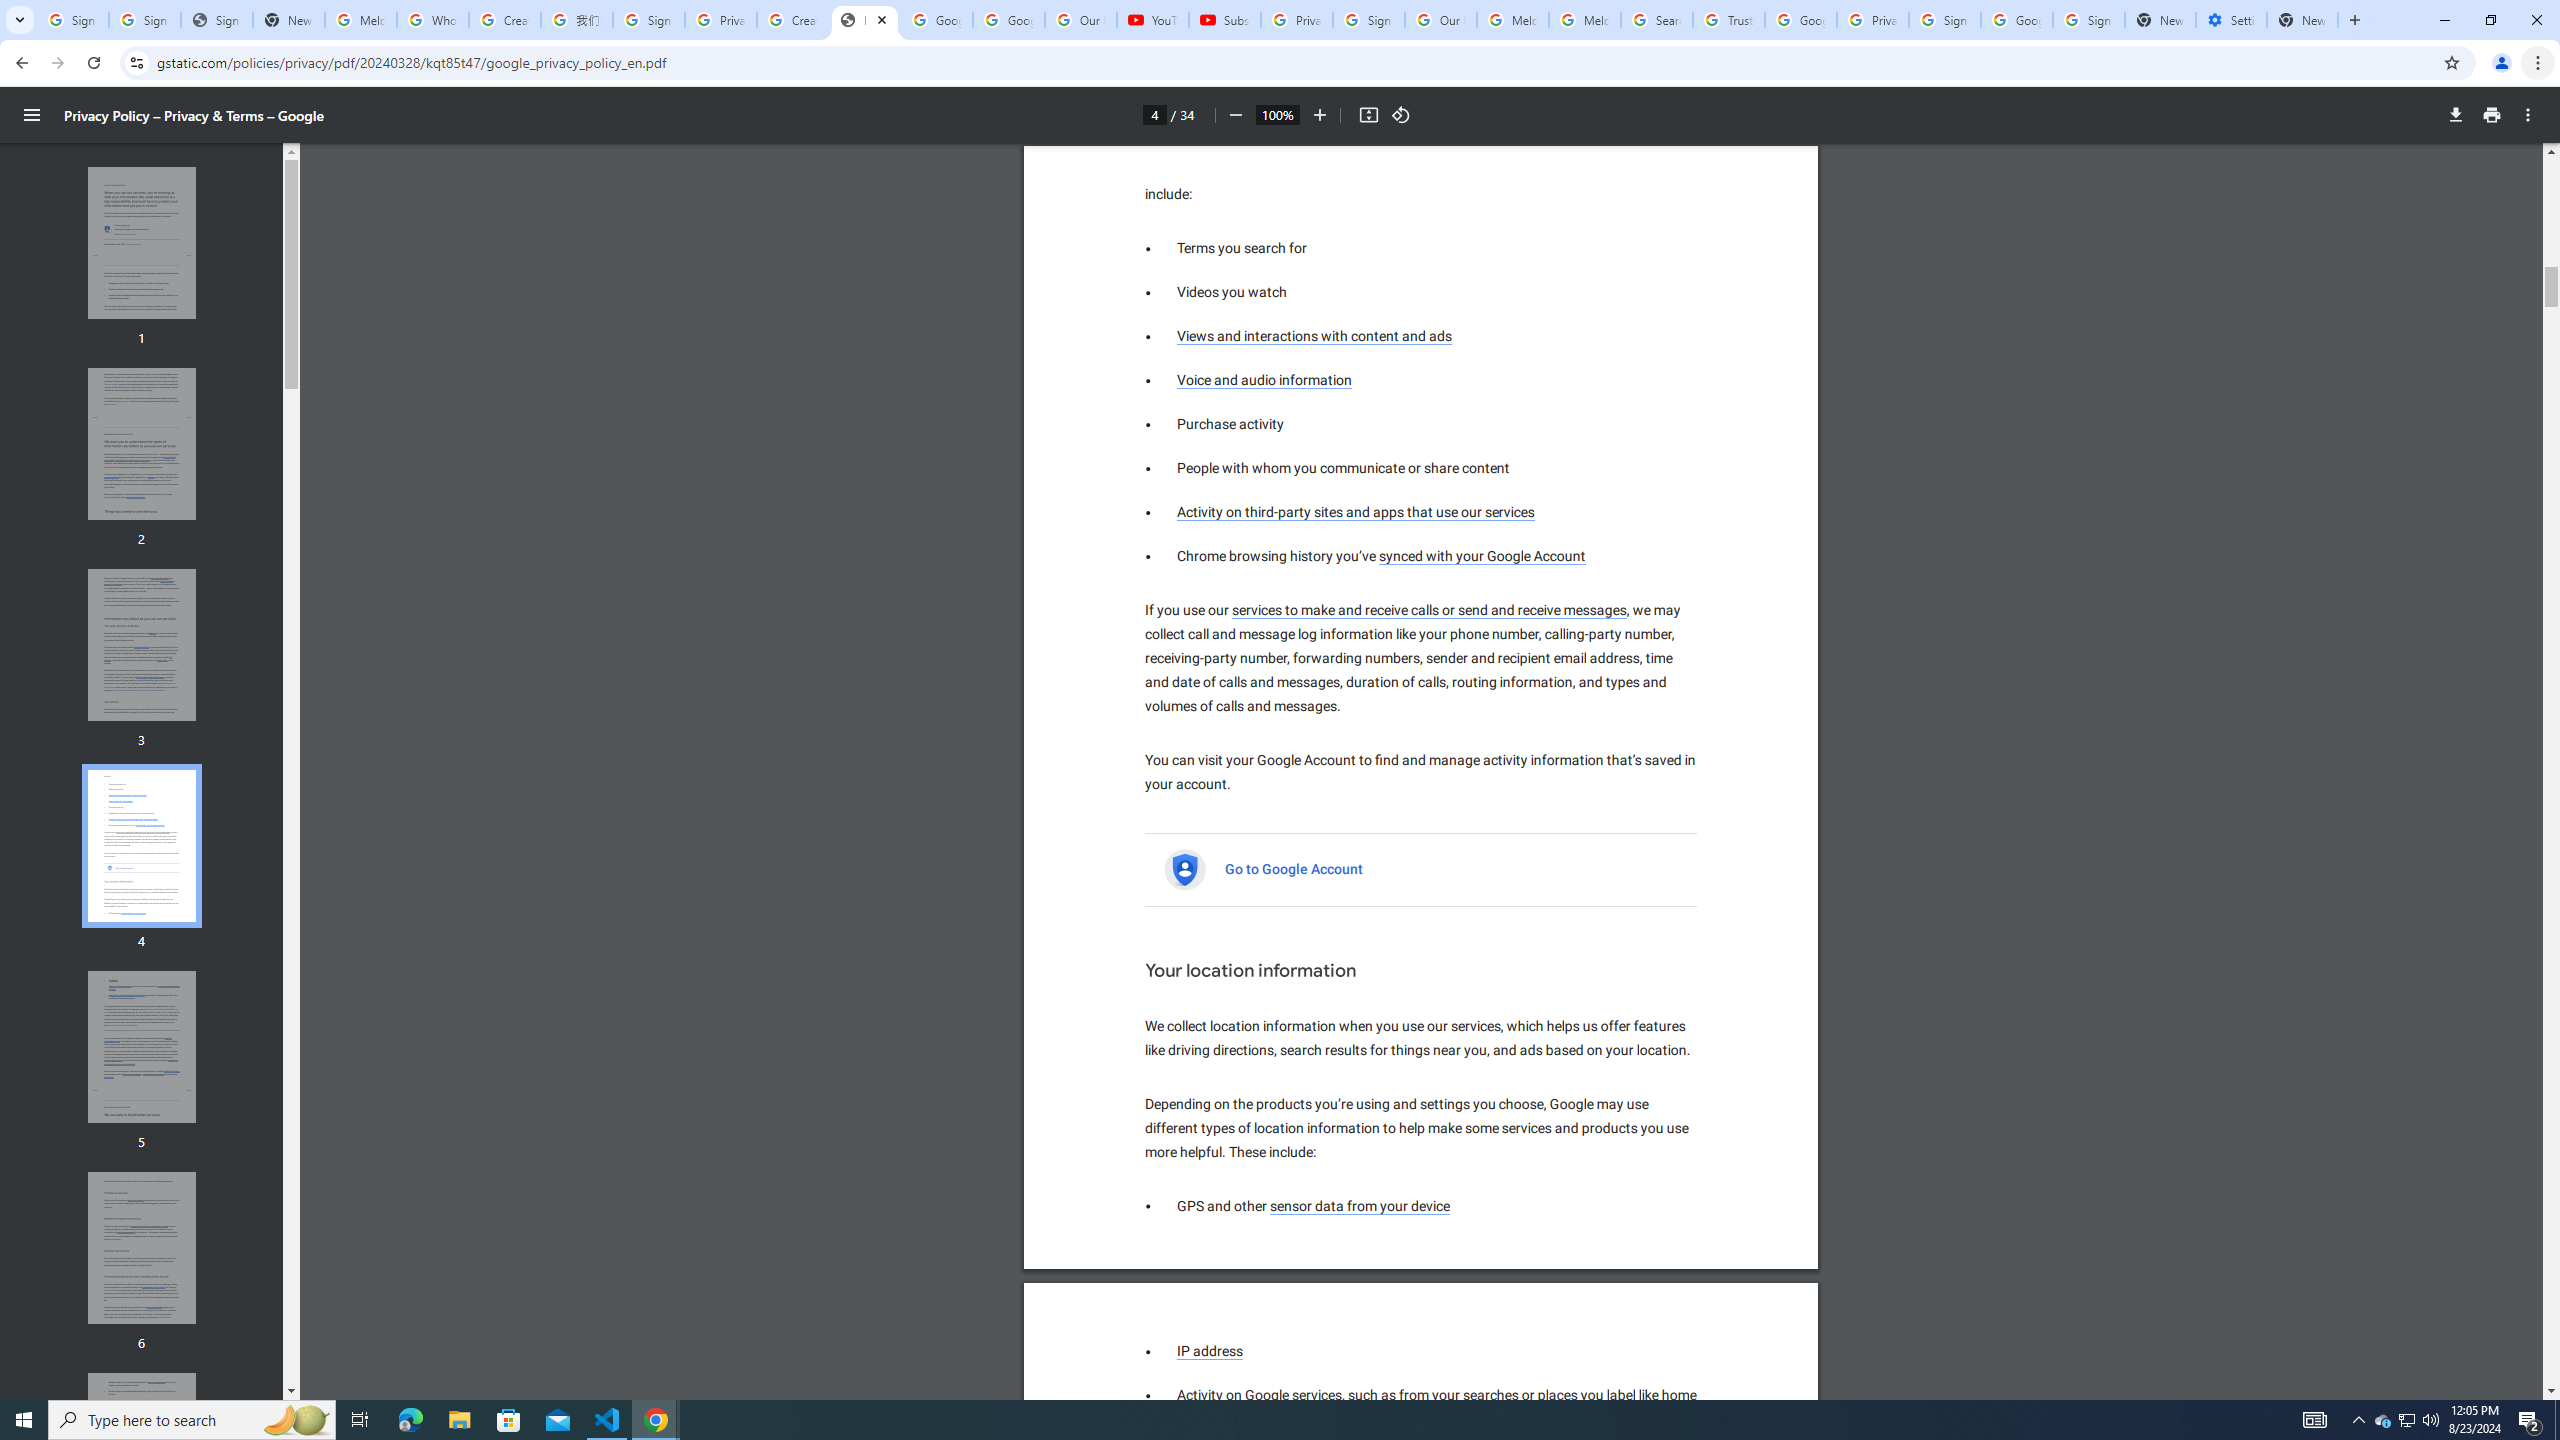 The width and height of the screenshot is (2560, 1440). Describe the element at coordinates (2015, 19) in the screenshot. I see `'Google Cybersecurity Innovations - Google Safety Center'` at that location.